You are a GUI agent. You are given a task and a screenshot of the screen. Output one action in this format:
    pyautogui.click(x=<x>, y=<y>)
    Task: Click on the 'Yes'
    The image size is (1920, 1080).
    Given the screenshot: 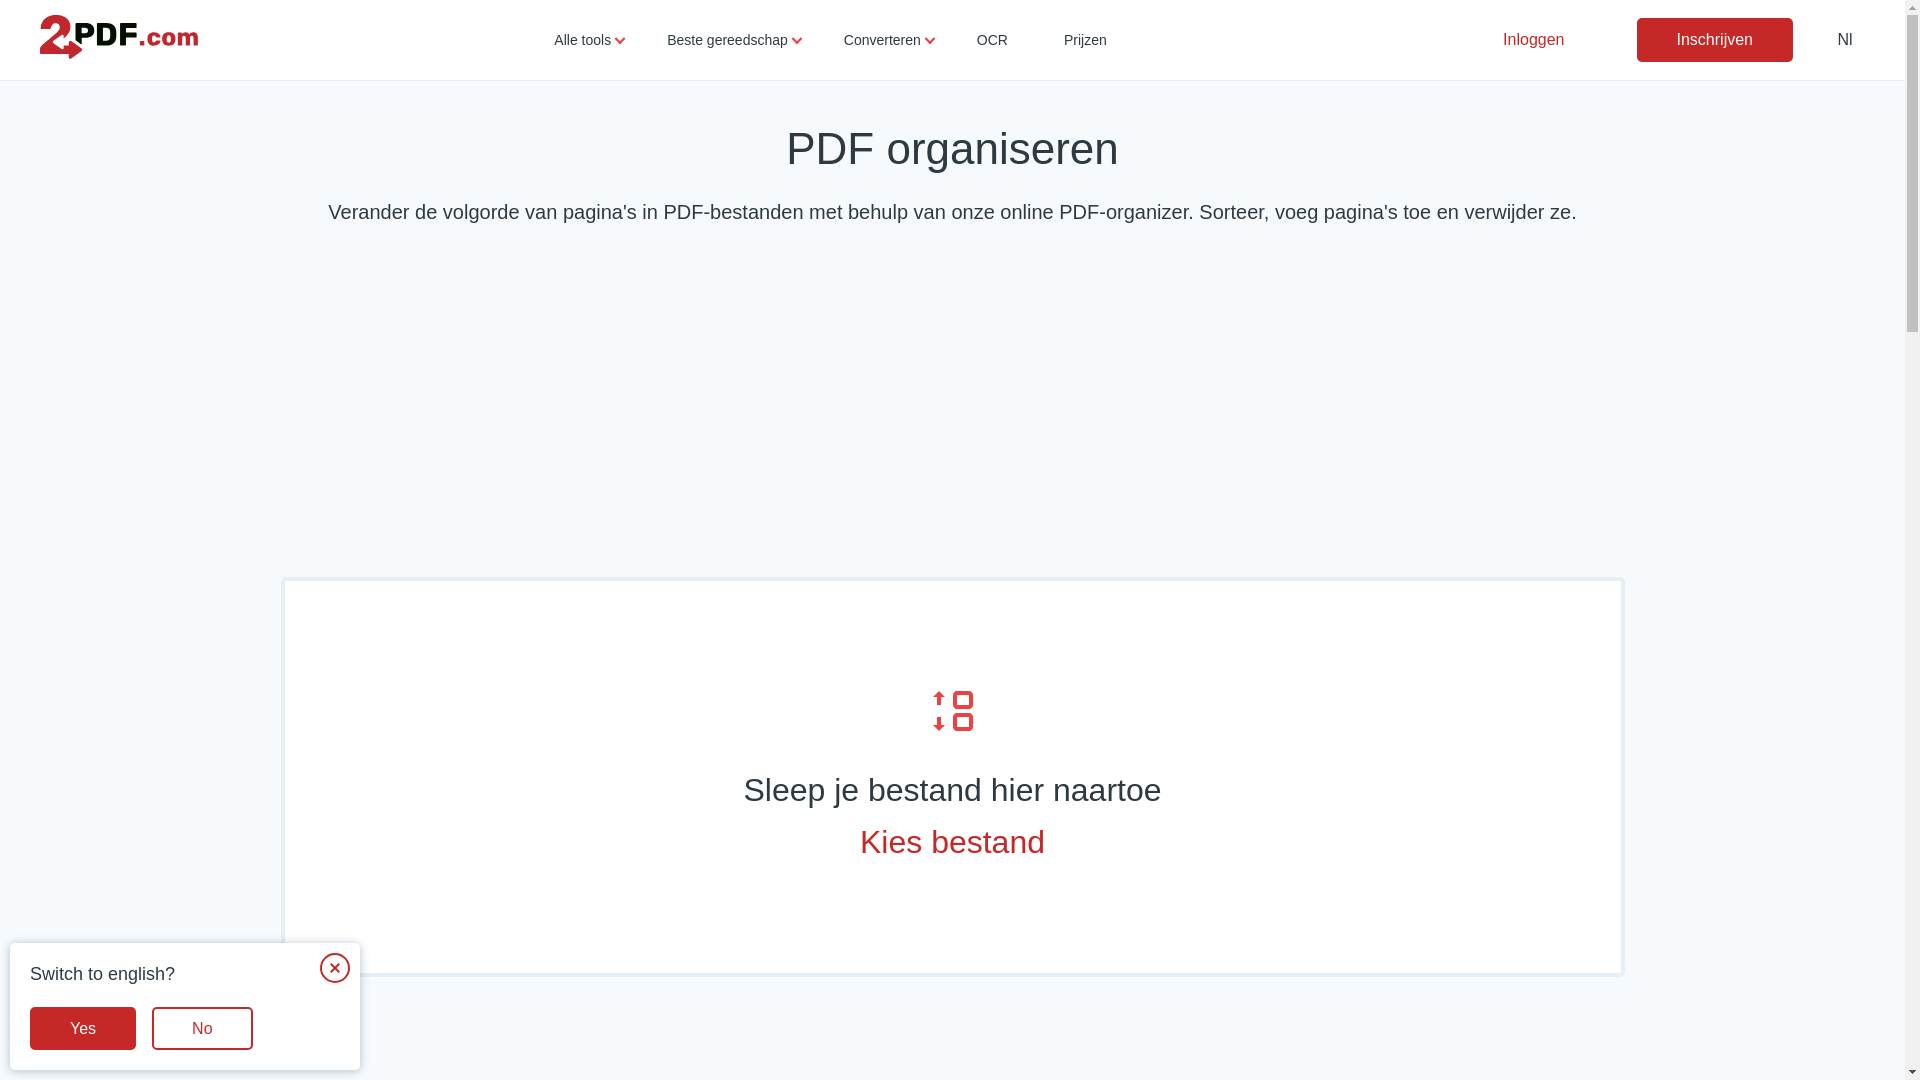 What is the action you would take?
    pyautogui.click(x=29, y=1028)
    